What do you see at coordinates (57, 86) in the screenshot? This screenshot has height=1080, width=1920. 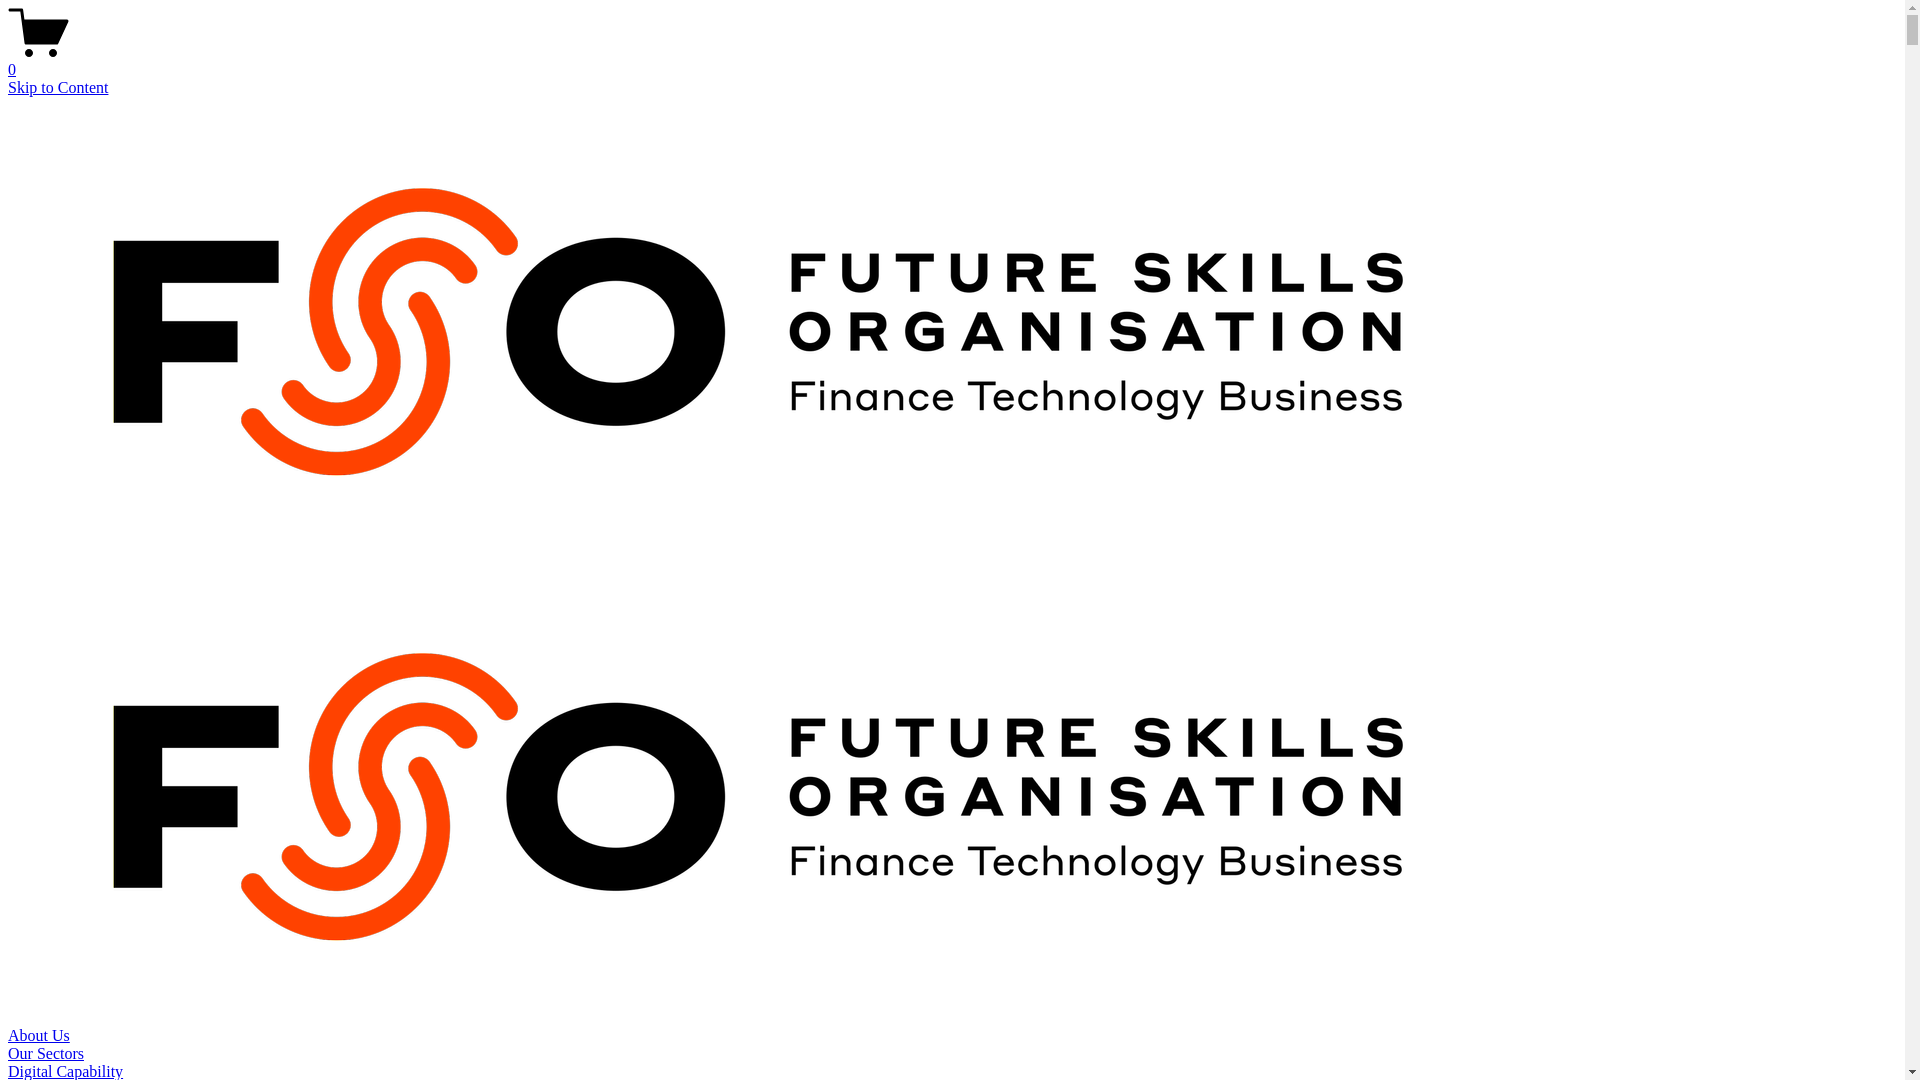 I see `'Skip to Content'` at bounding box center [57, 86].